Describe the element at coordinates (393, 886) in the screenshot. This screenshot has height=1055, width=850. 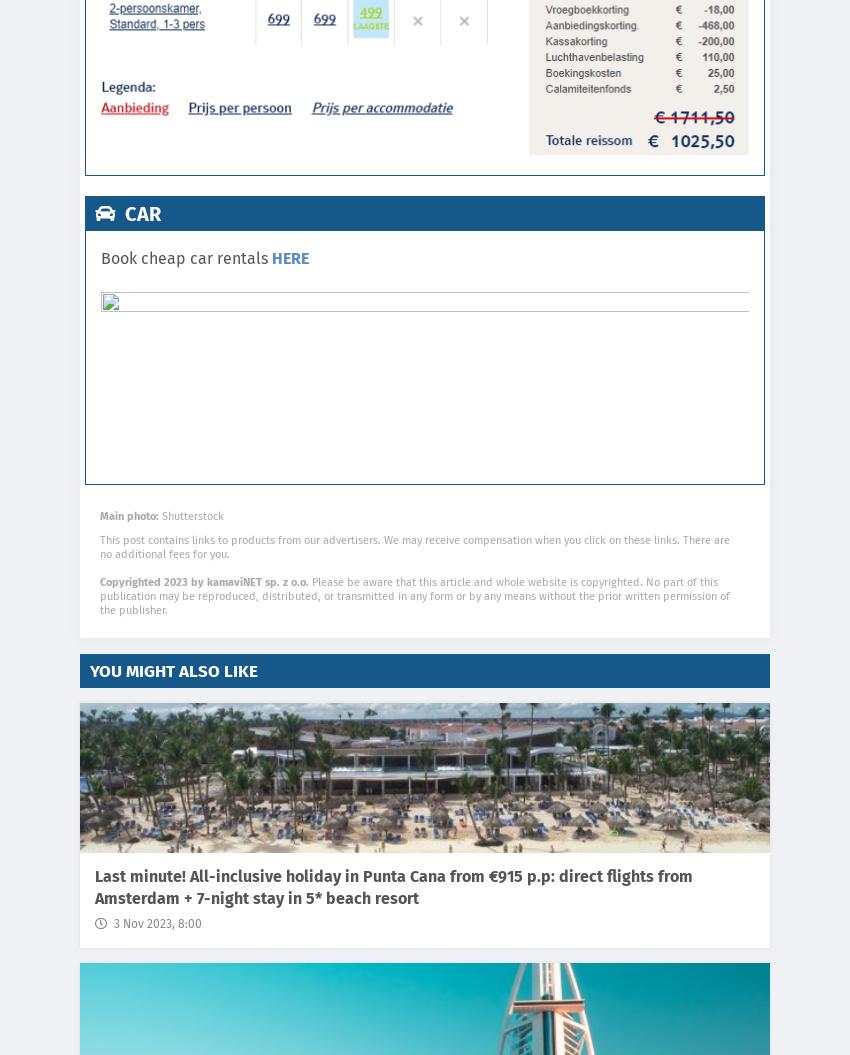
I see `'Last minute! All-inclusive holiday in Punta Cana from €915 p.p: direct flights from Amsterdam + 7-night stay in 5* beach resort'` at that location.